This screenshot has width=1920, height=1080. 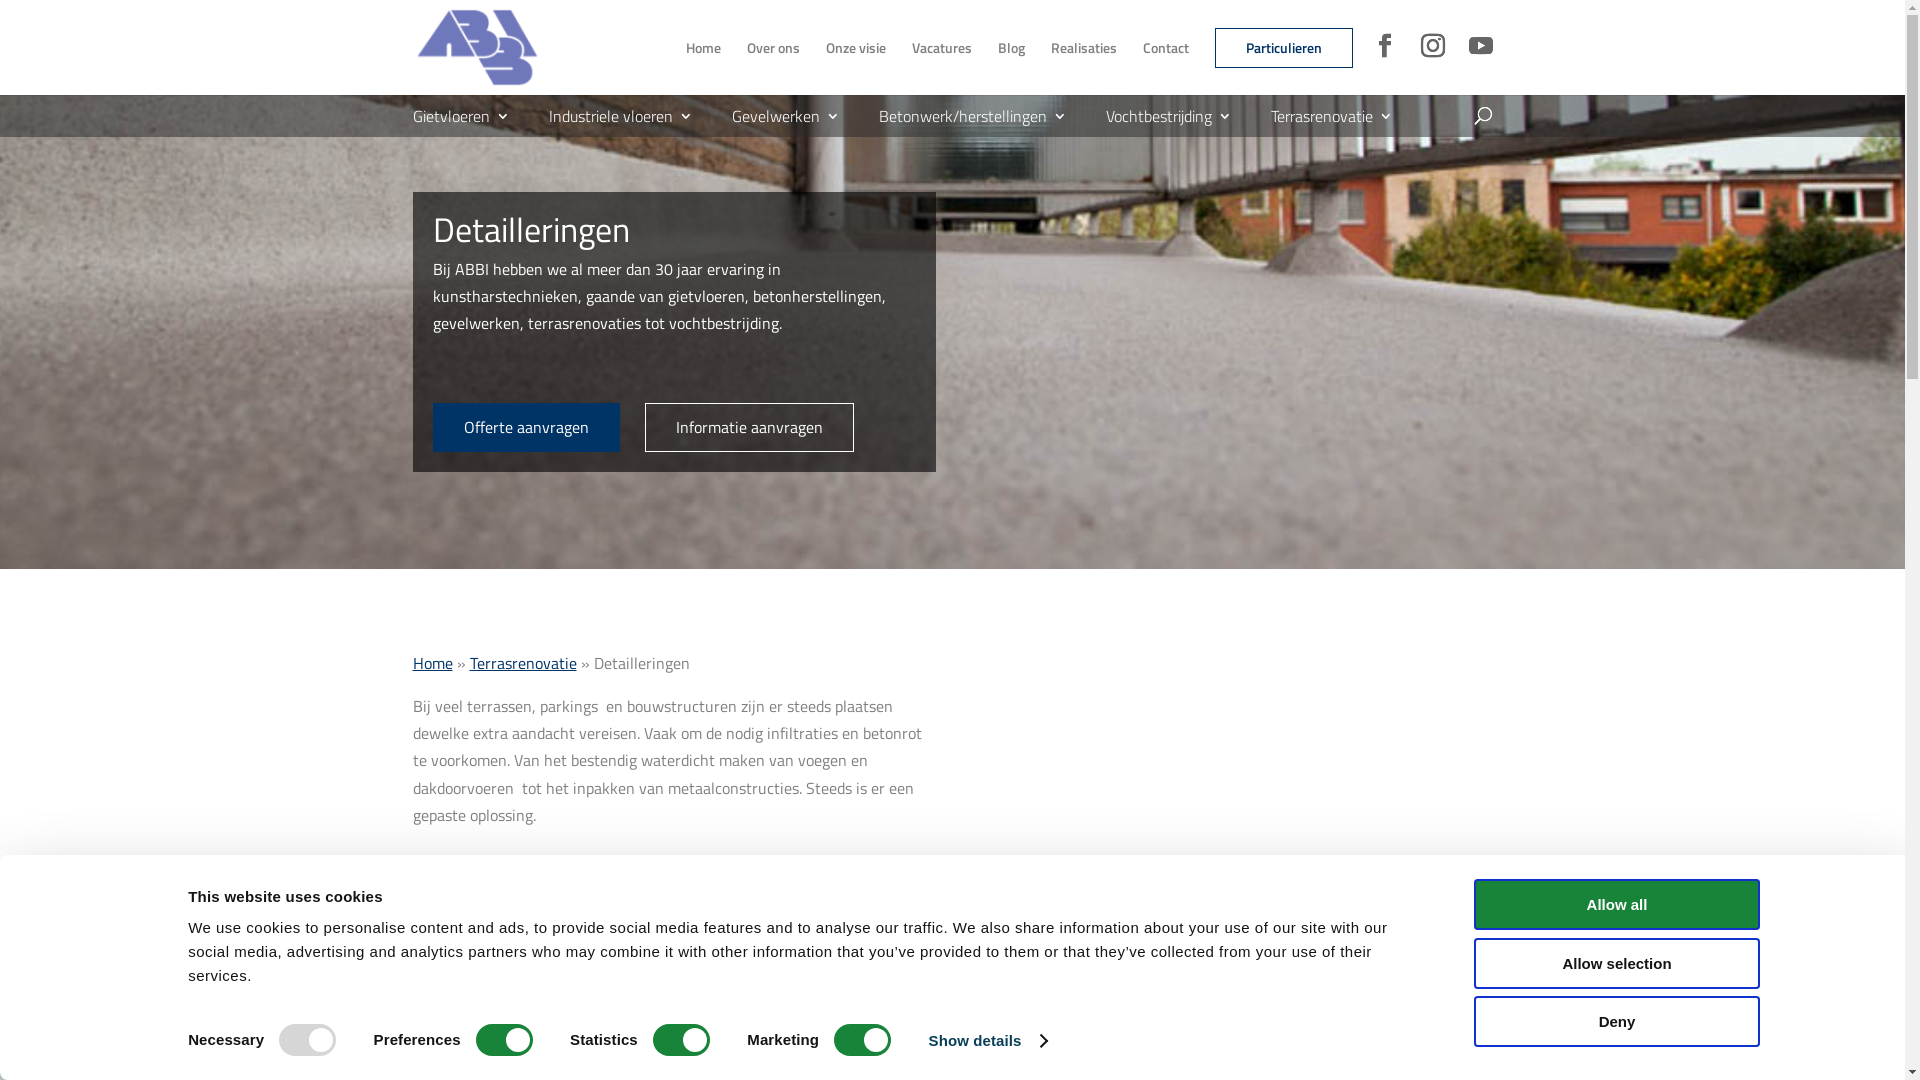 What do you see at coordinates (1617, 904) in the screenshot?
I see `'Allow all'` at bounding box center [1617, 904].